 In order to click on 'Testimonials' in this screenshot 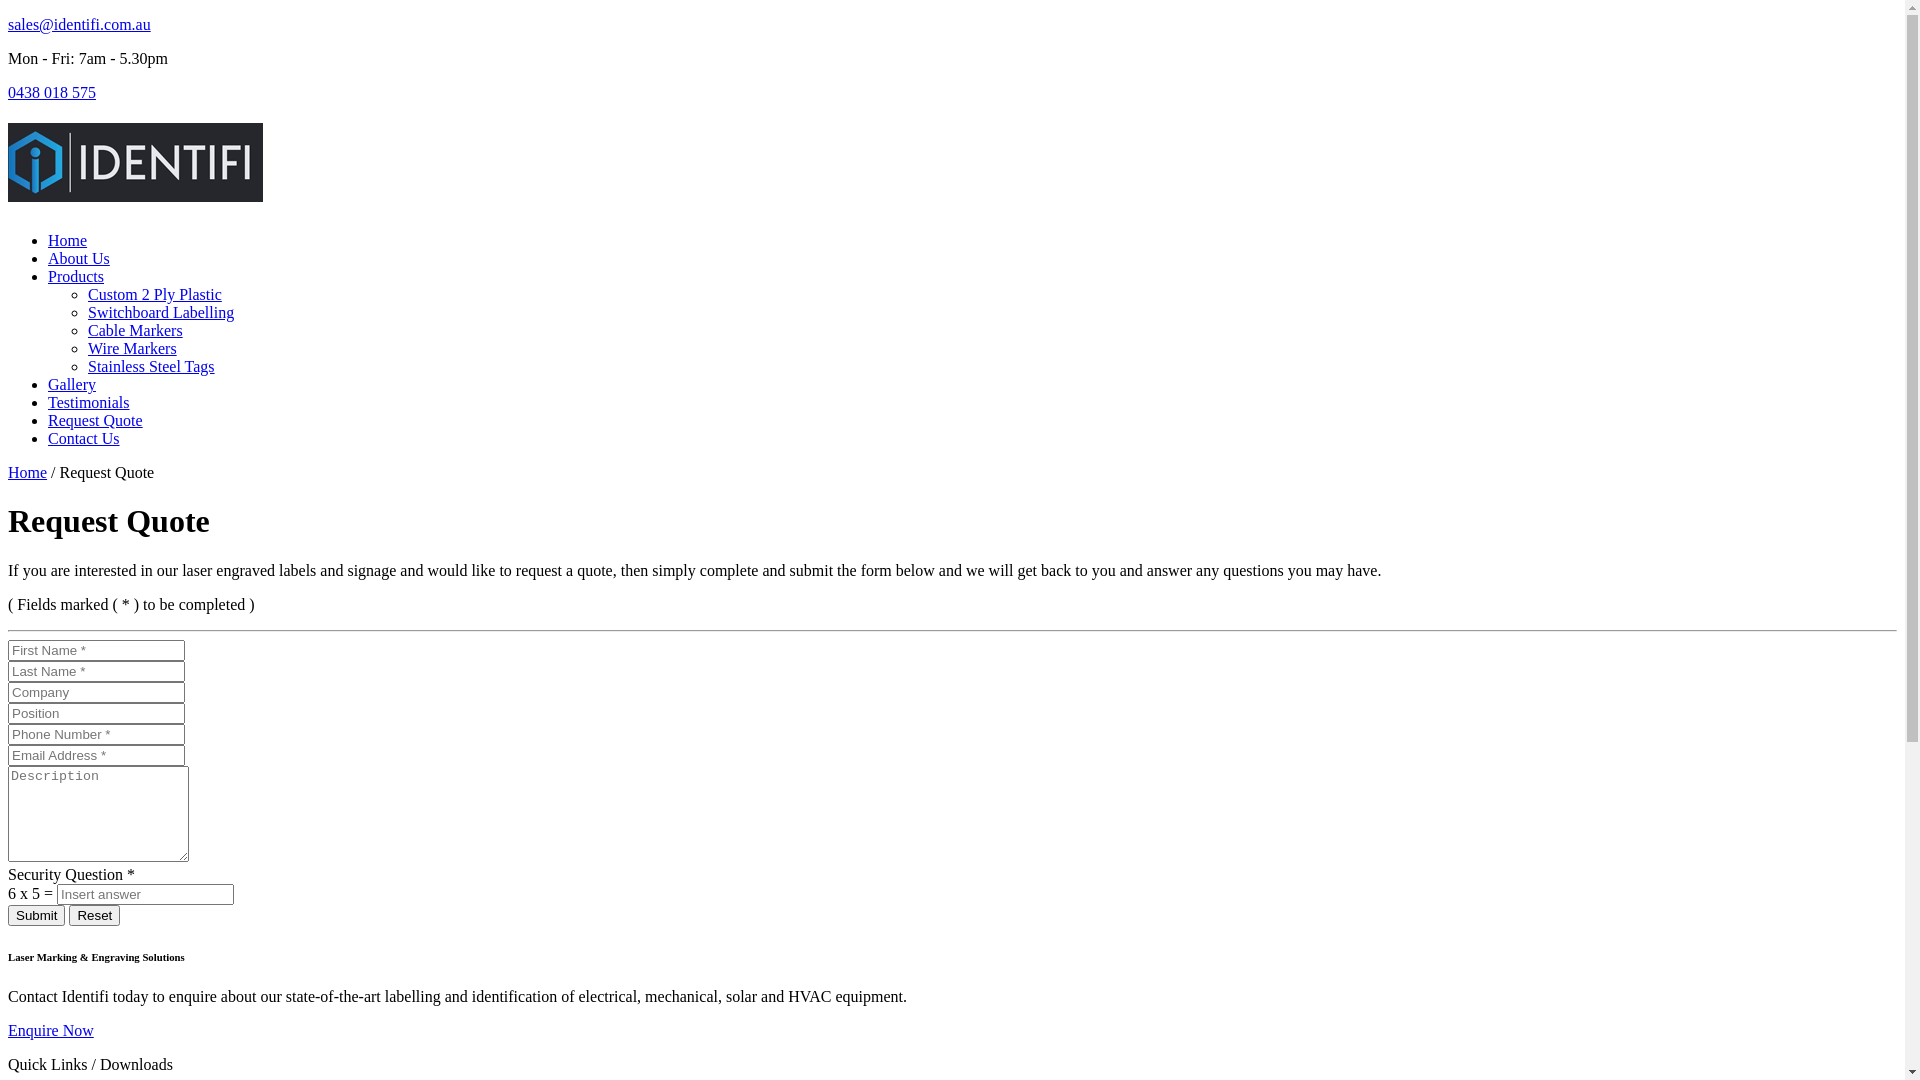, I will do `click(88, 402)`.